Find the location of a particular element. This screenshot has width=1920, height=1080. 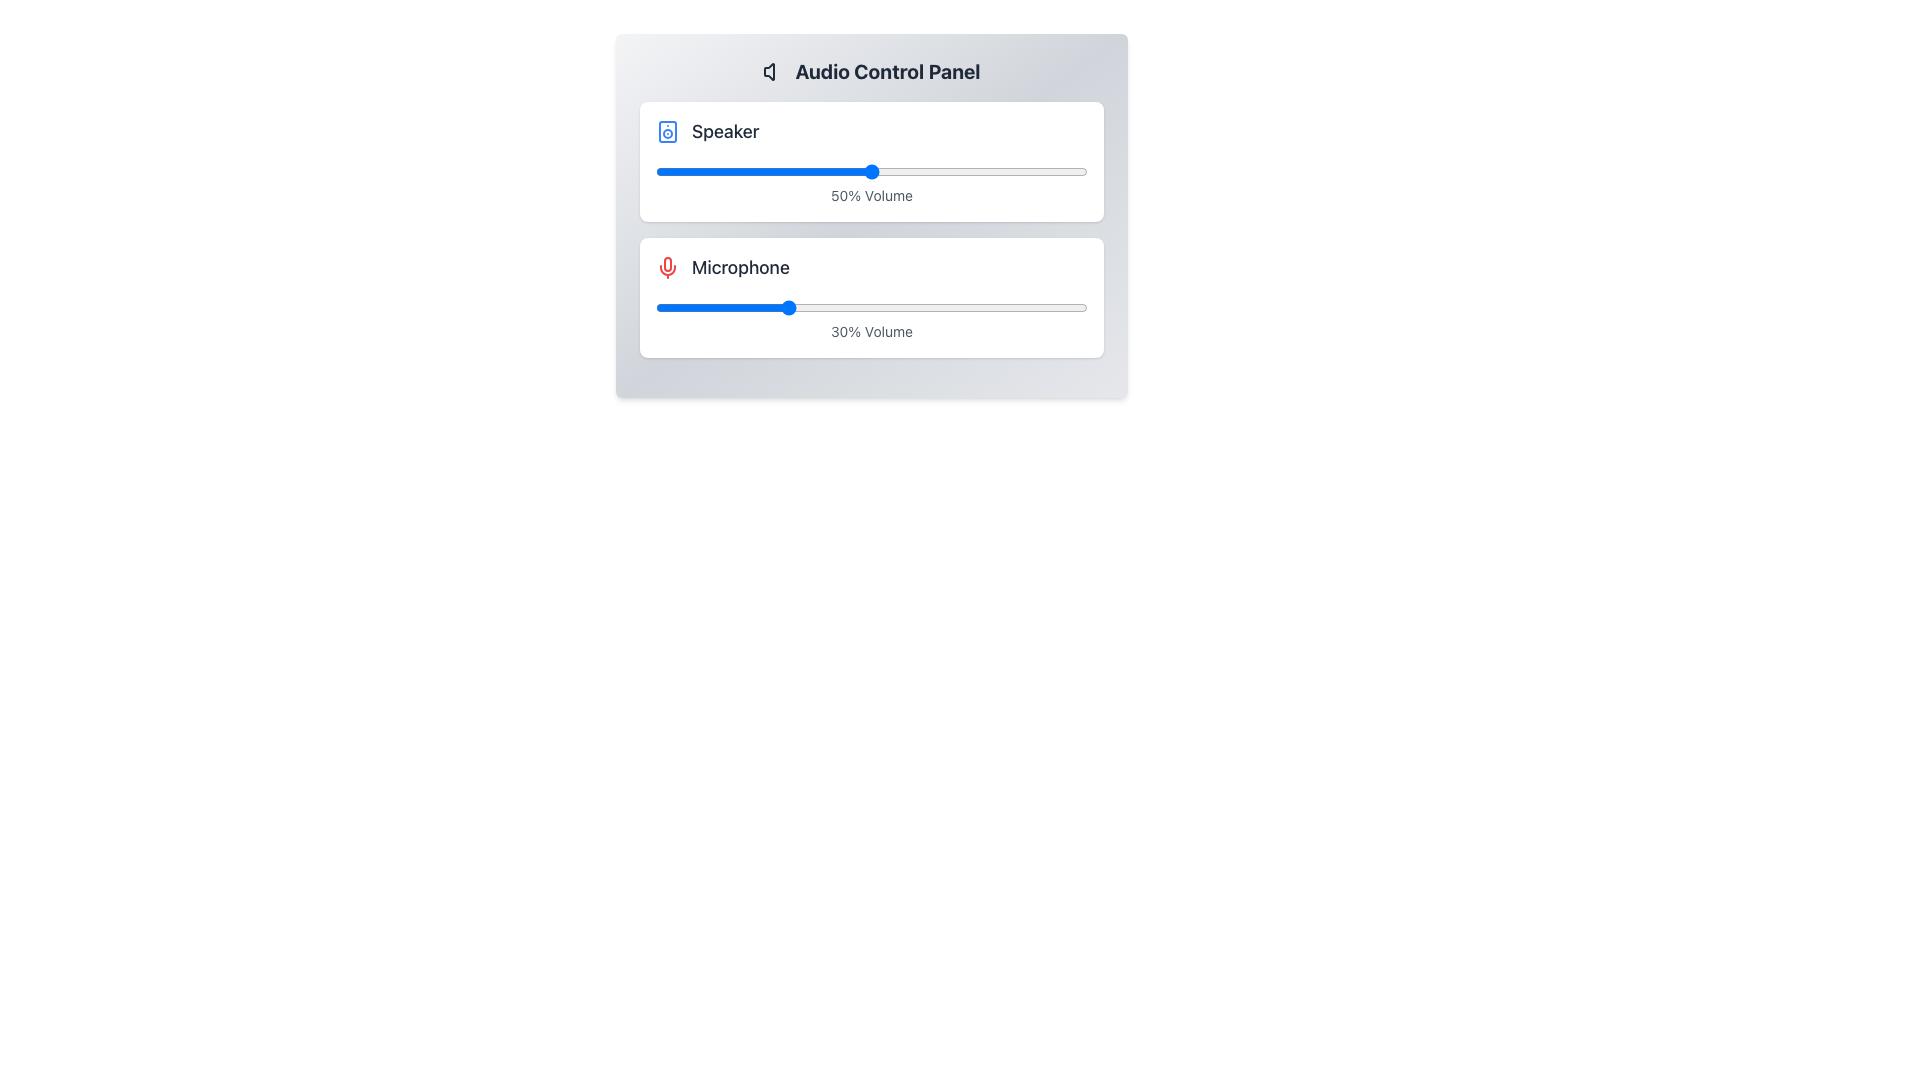

the microphone volume is located at coordinates (892, 308).